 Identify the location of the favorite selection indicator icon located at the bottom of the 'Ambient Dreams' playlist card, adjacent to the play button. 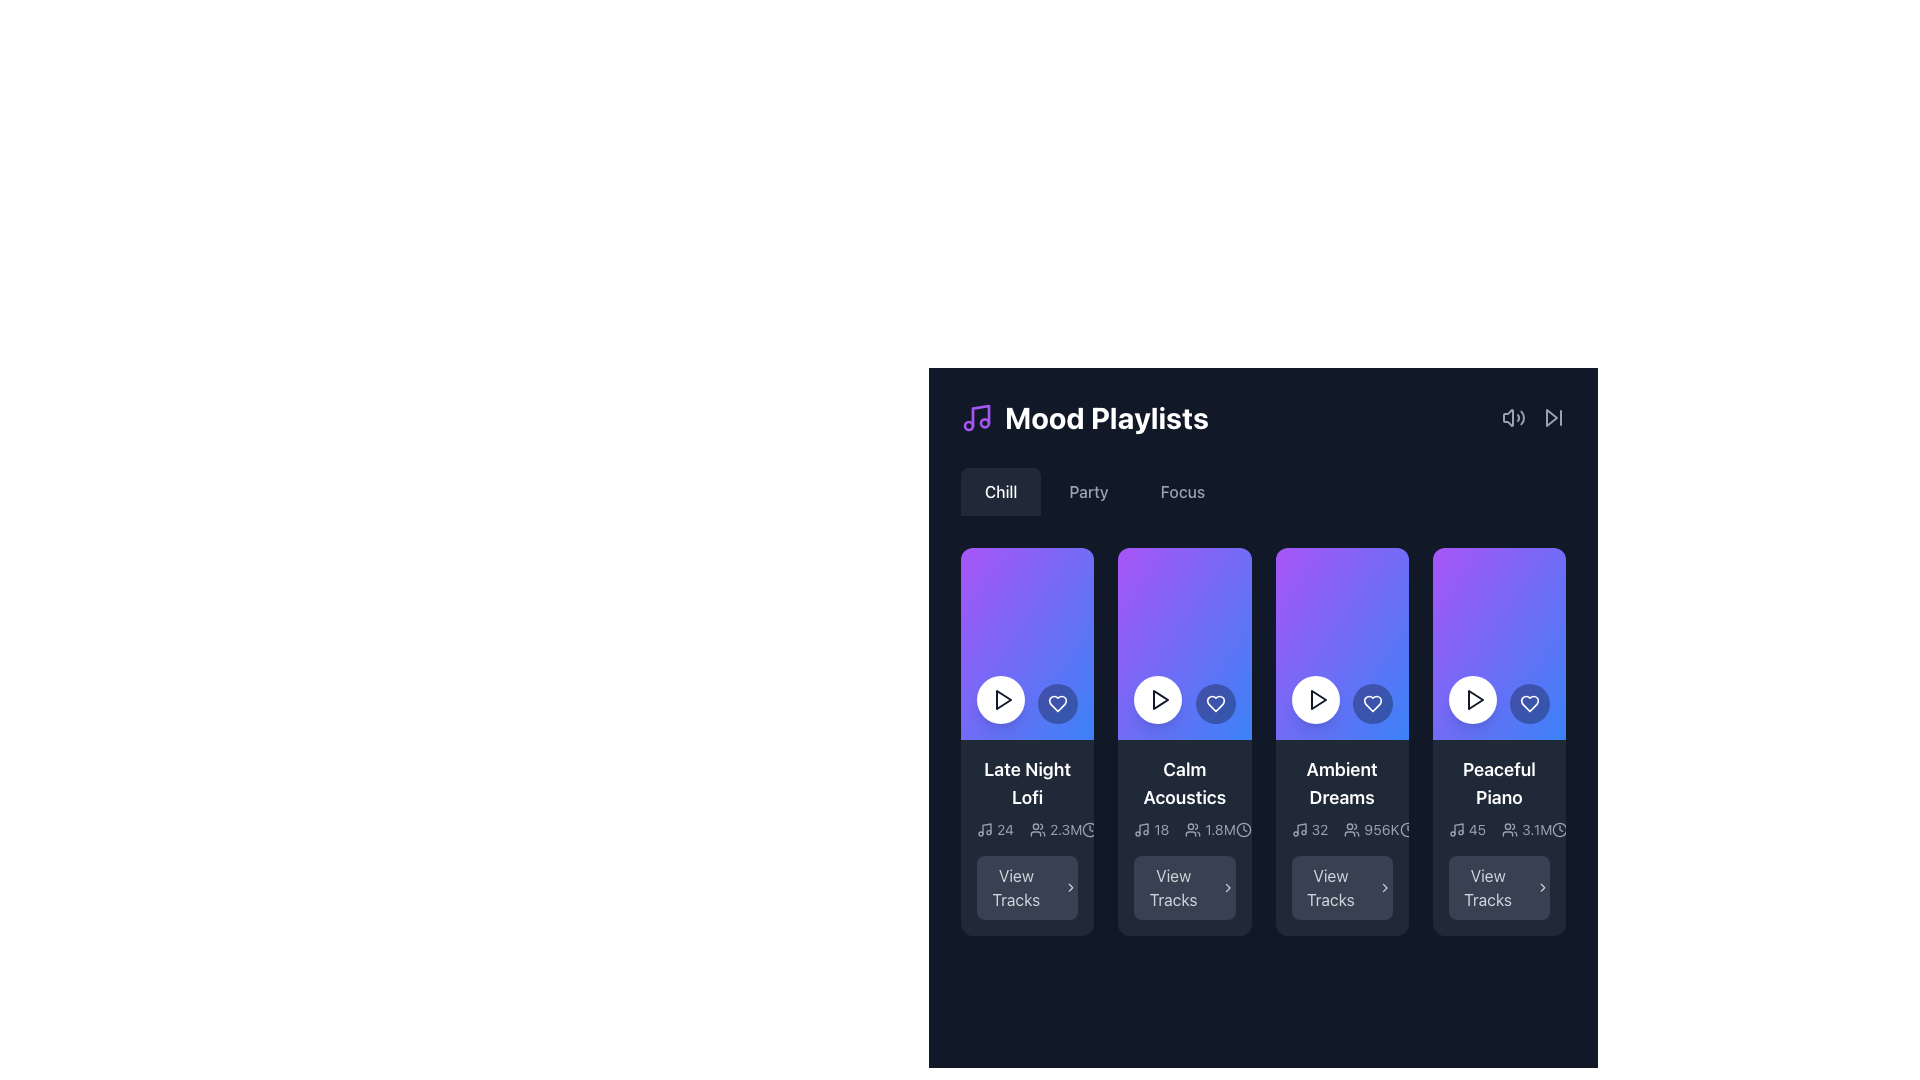
(1371, 703).